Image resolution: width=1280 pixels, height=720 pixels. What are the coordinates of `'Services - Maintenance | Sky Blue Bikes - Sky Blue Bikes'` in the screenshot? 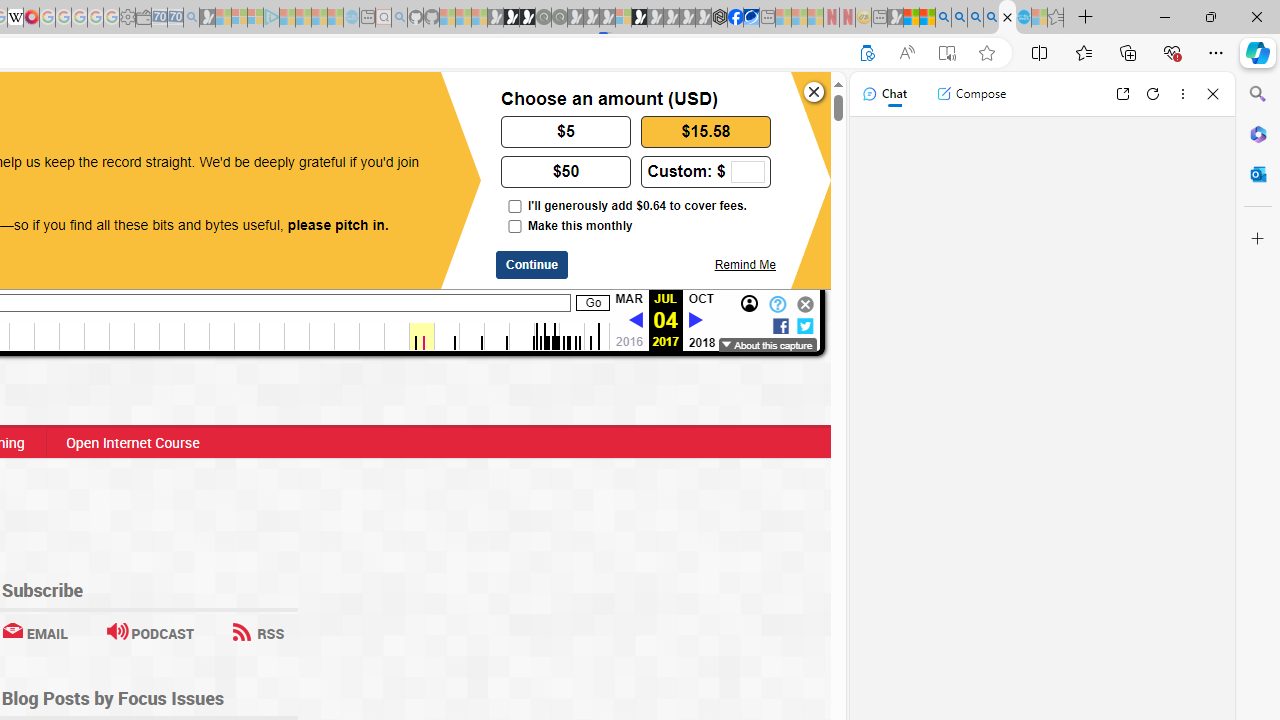 It's located at (1023, 17).